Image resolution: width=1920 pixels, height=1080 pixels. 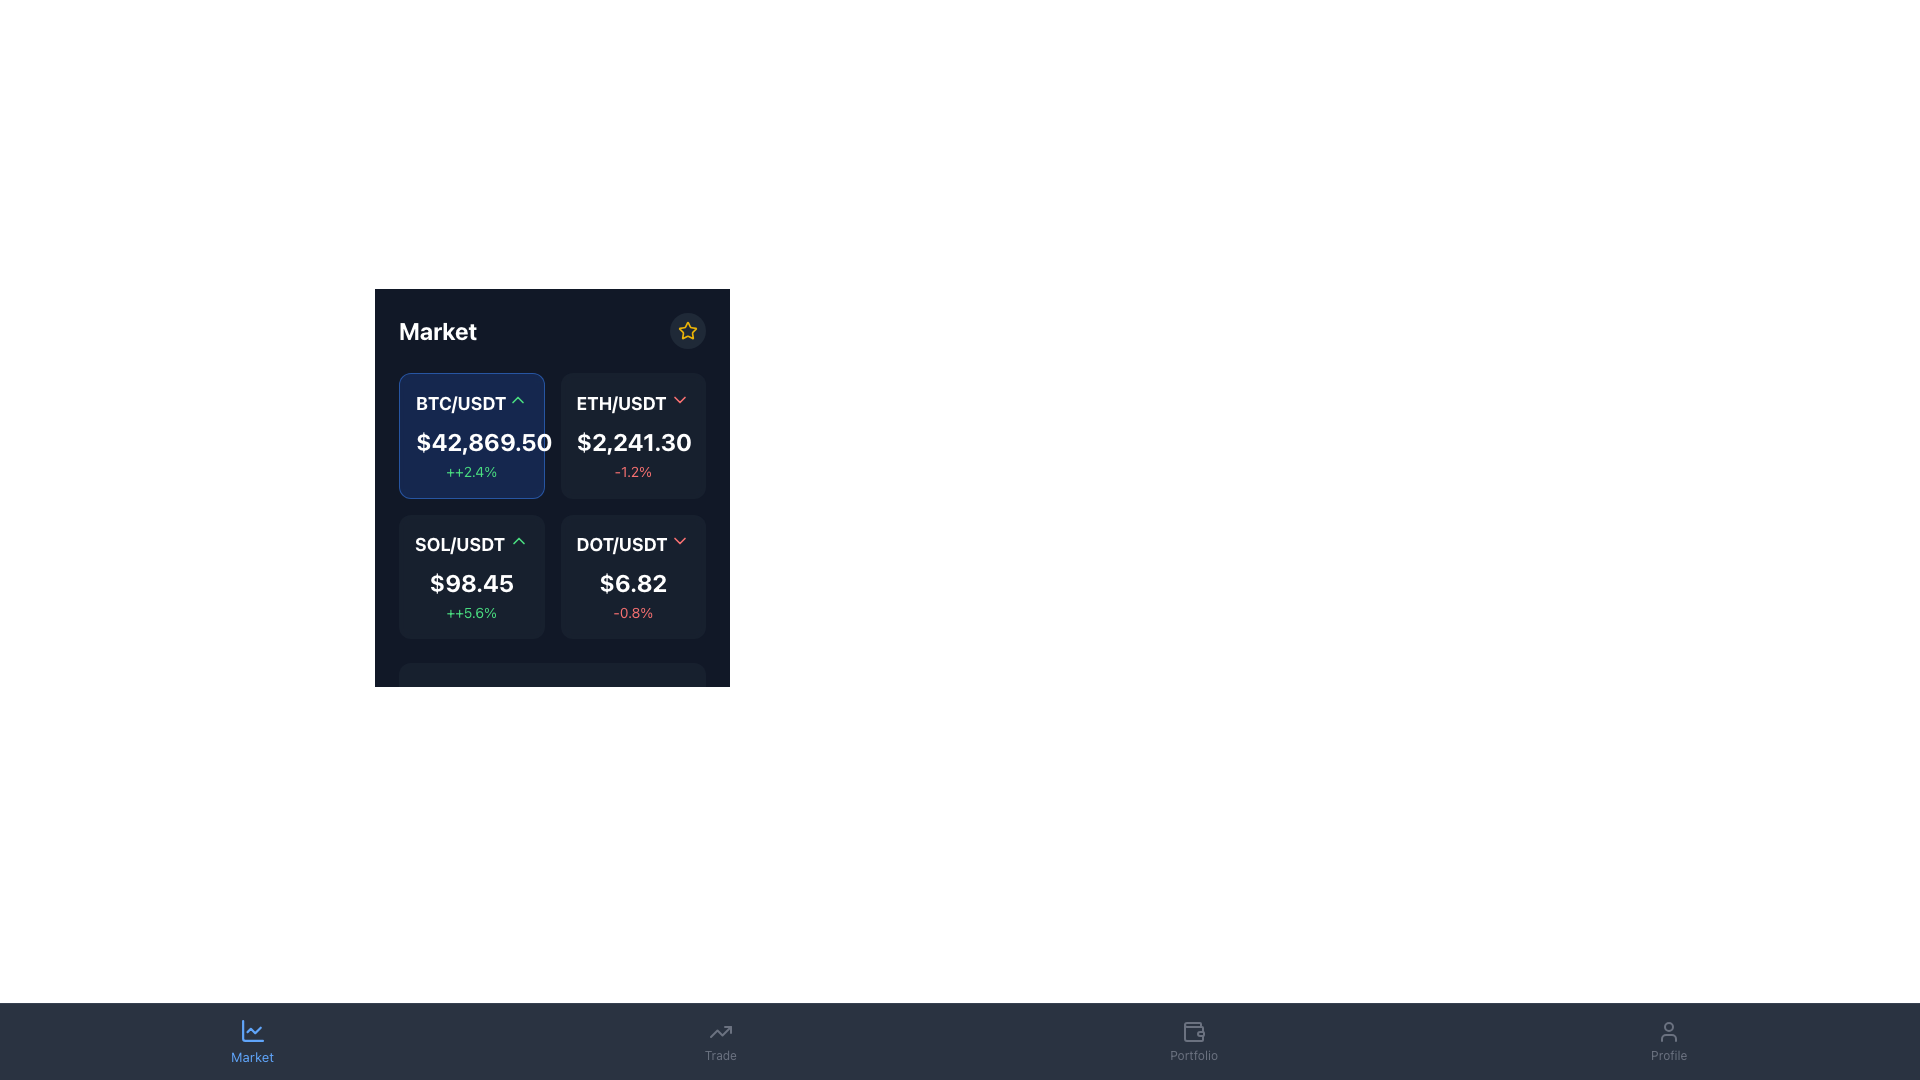 What do you see at coordinates (1194, 1040) in the screenshot?
I see `the button with a wallet icon and the label 'Portfolio' located in the bottom navigation bar to trigger hover effects` at bounding box center [1194, 1040].